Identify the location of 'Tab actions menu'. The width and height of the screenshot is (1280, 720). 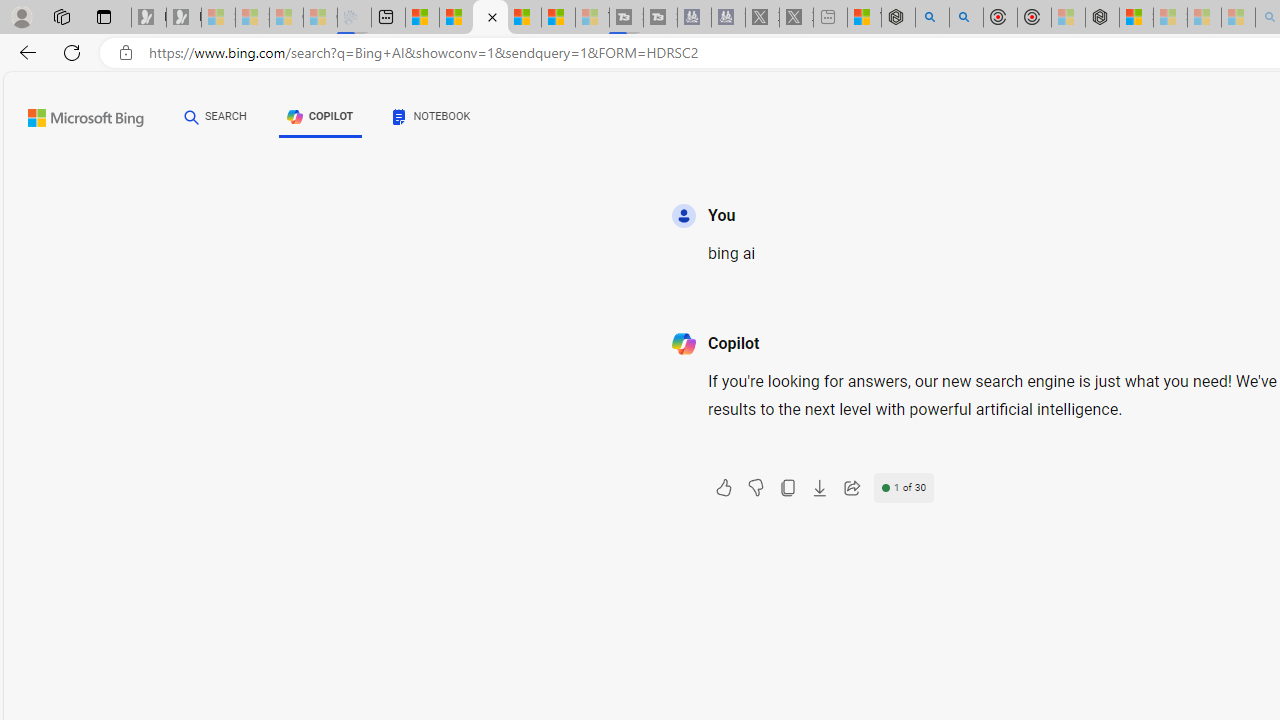
(103, 16).